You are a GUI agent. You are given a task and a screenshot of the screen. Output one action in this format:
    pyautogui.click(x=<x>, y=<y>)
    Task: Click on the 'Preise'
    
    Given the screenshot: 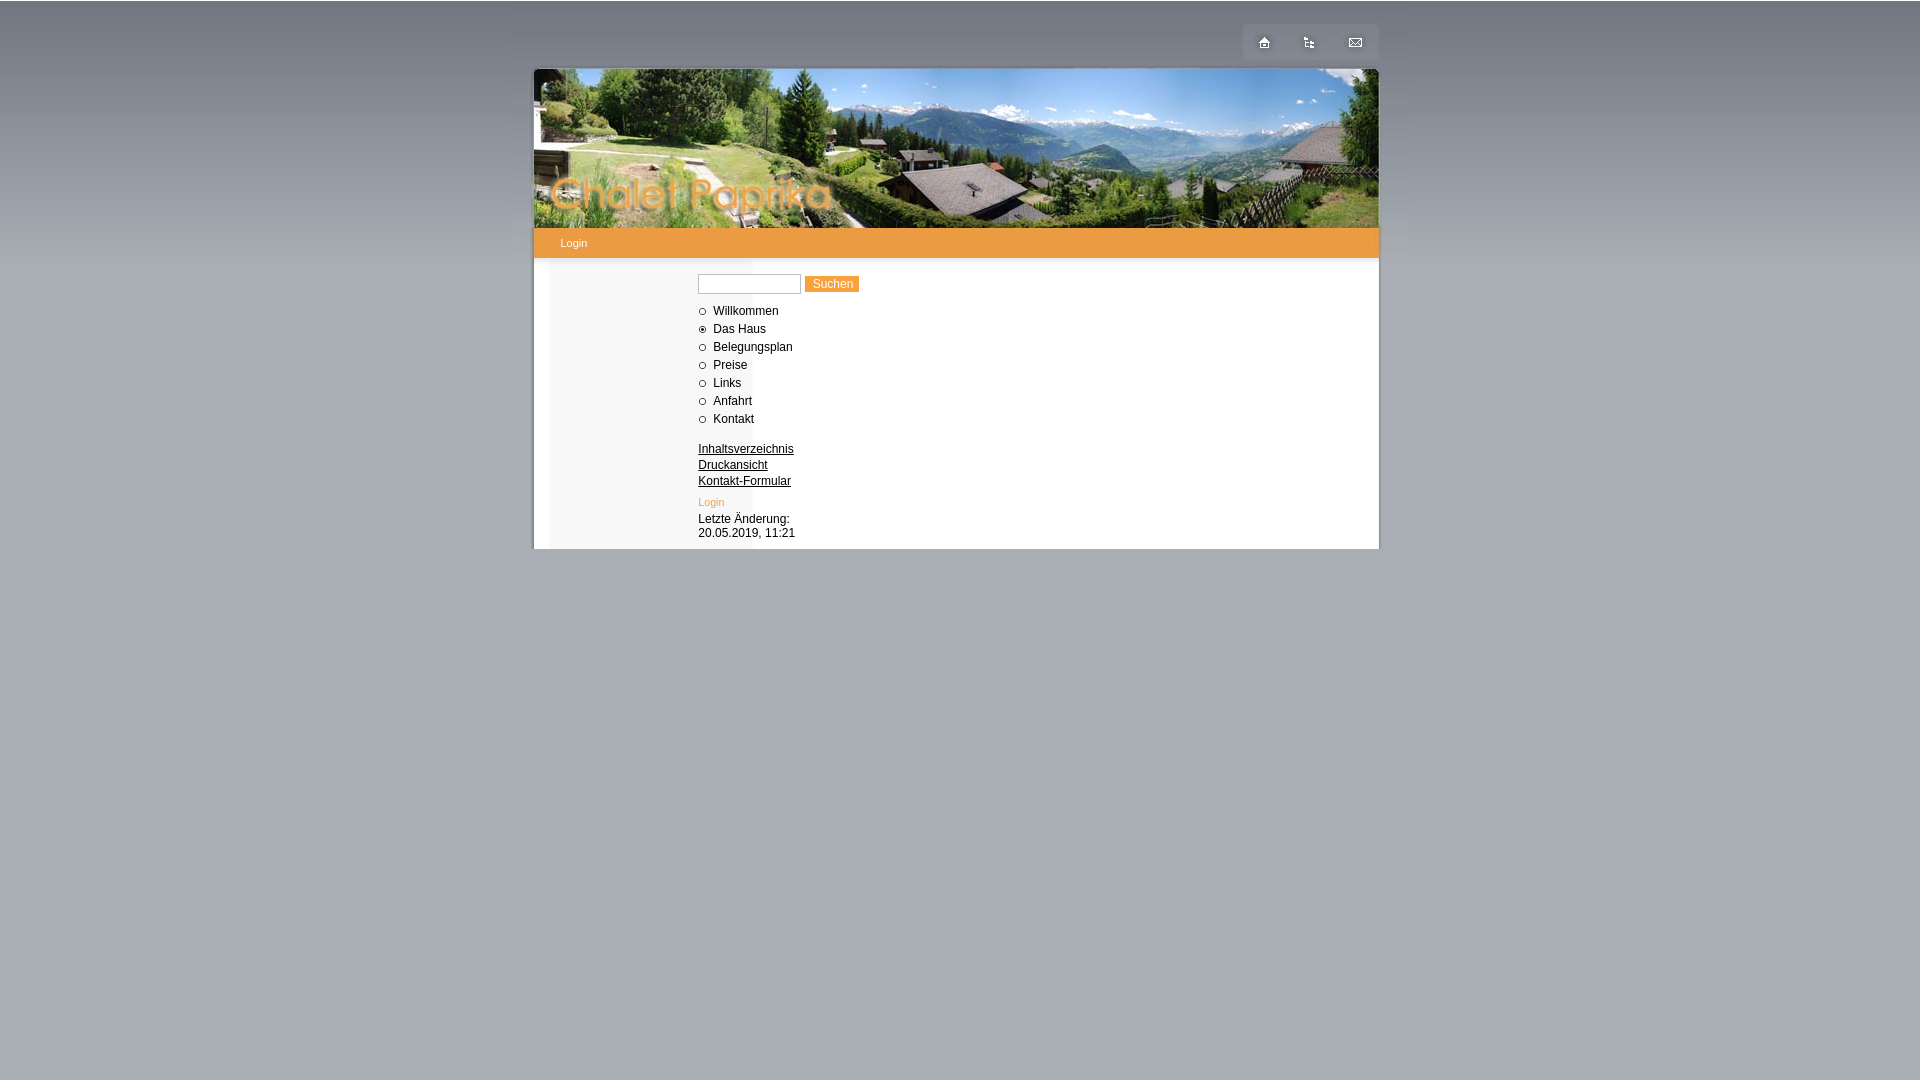 What is the action you would take?
    pyautogui.click(x=713, y=365)
    